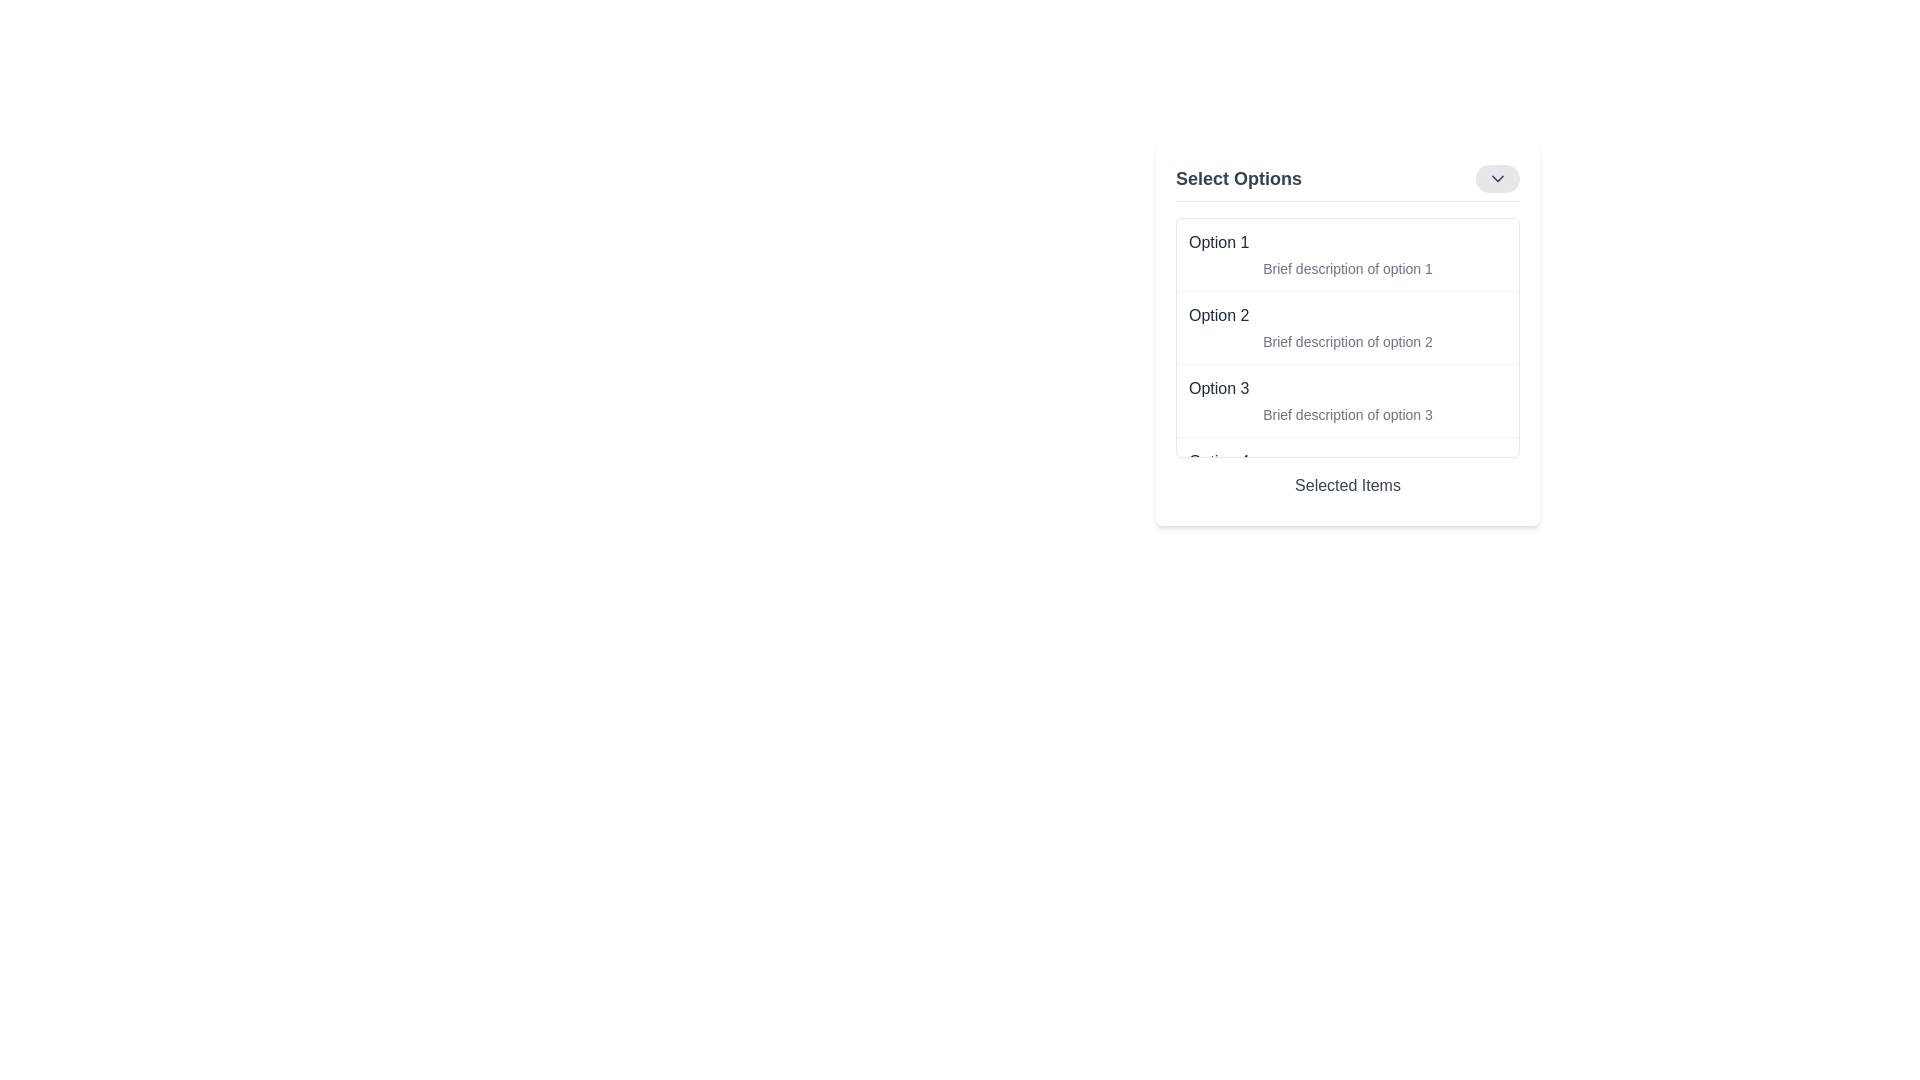  I want to click on to select the list item labeled 'Option 3' with the description 'Brief description of option 3' from the drop-down menu 'Select Options', so click(1348, 401).